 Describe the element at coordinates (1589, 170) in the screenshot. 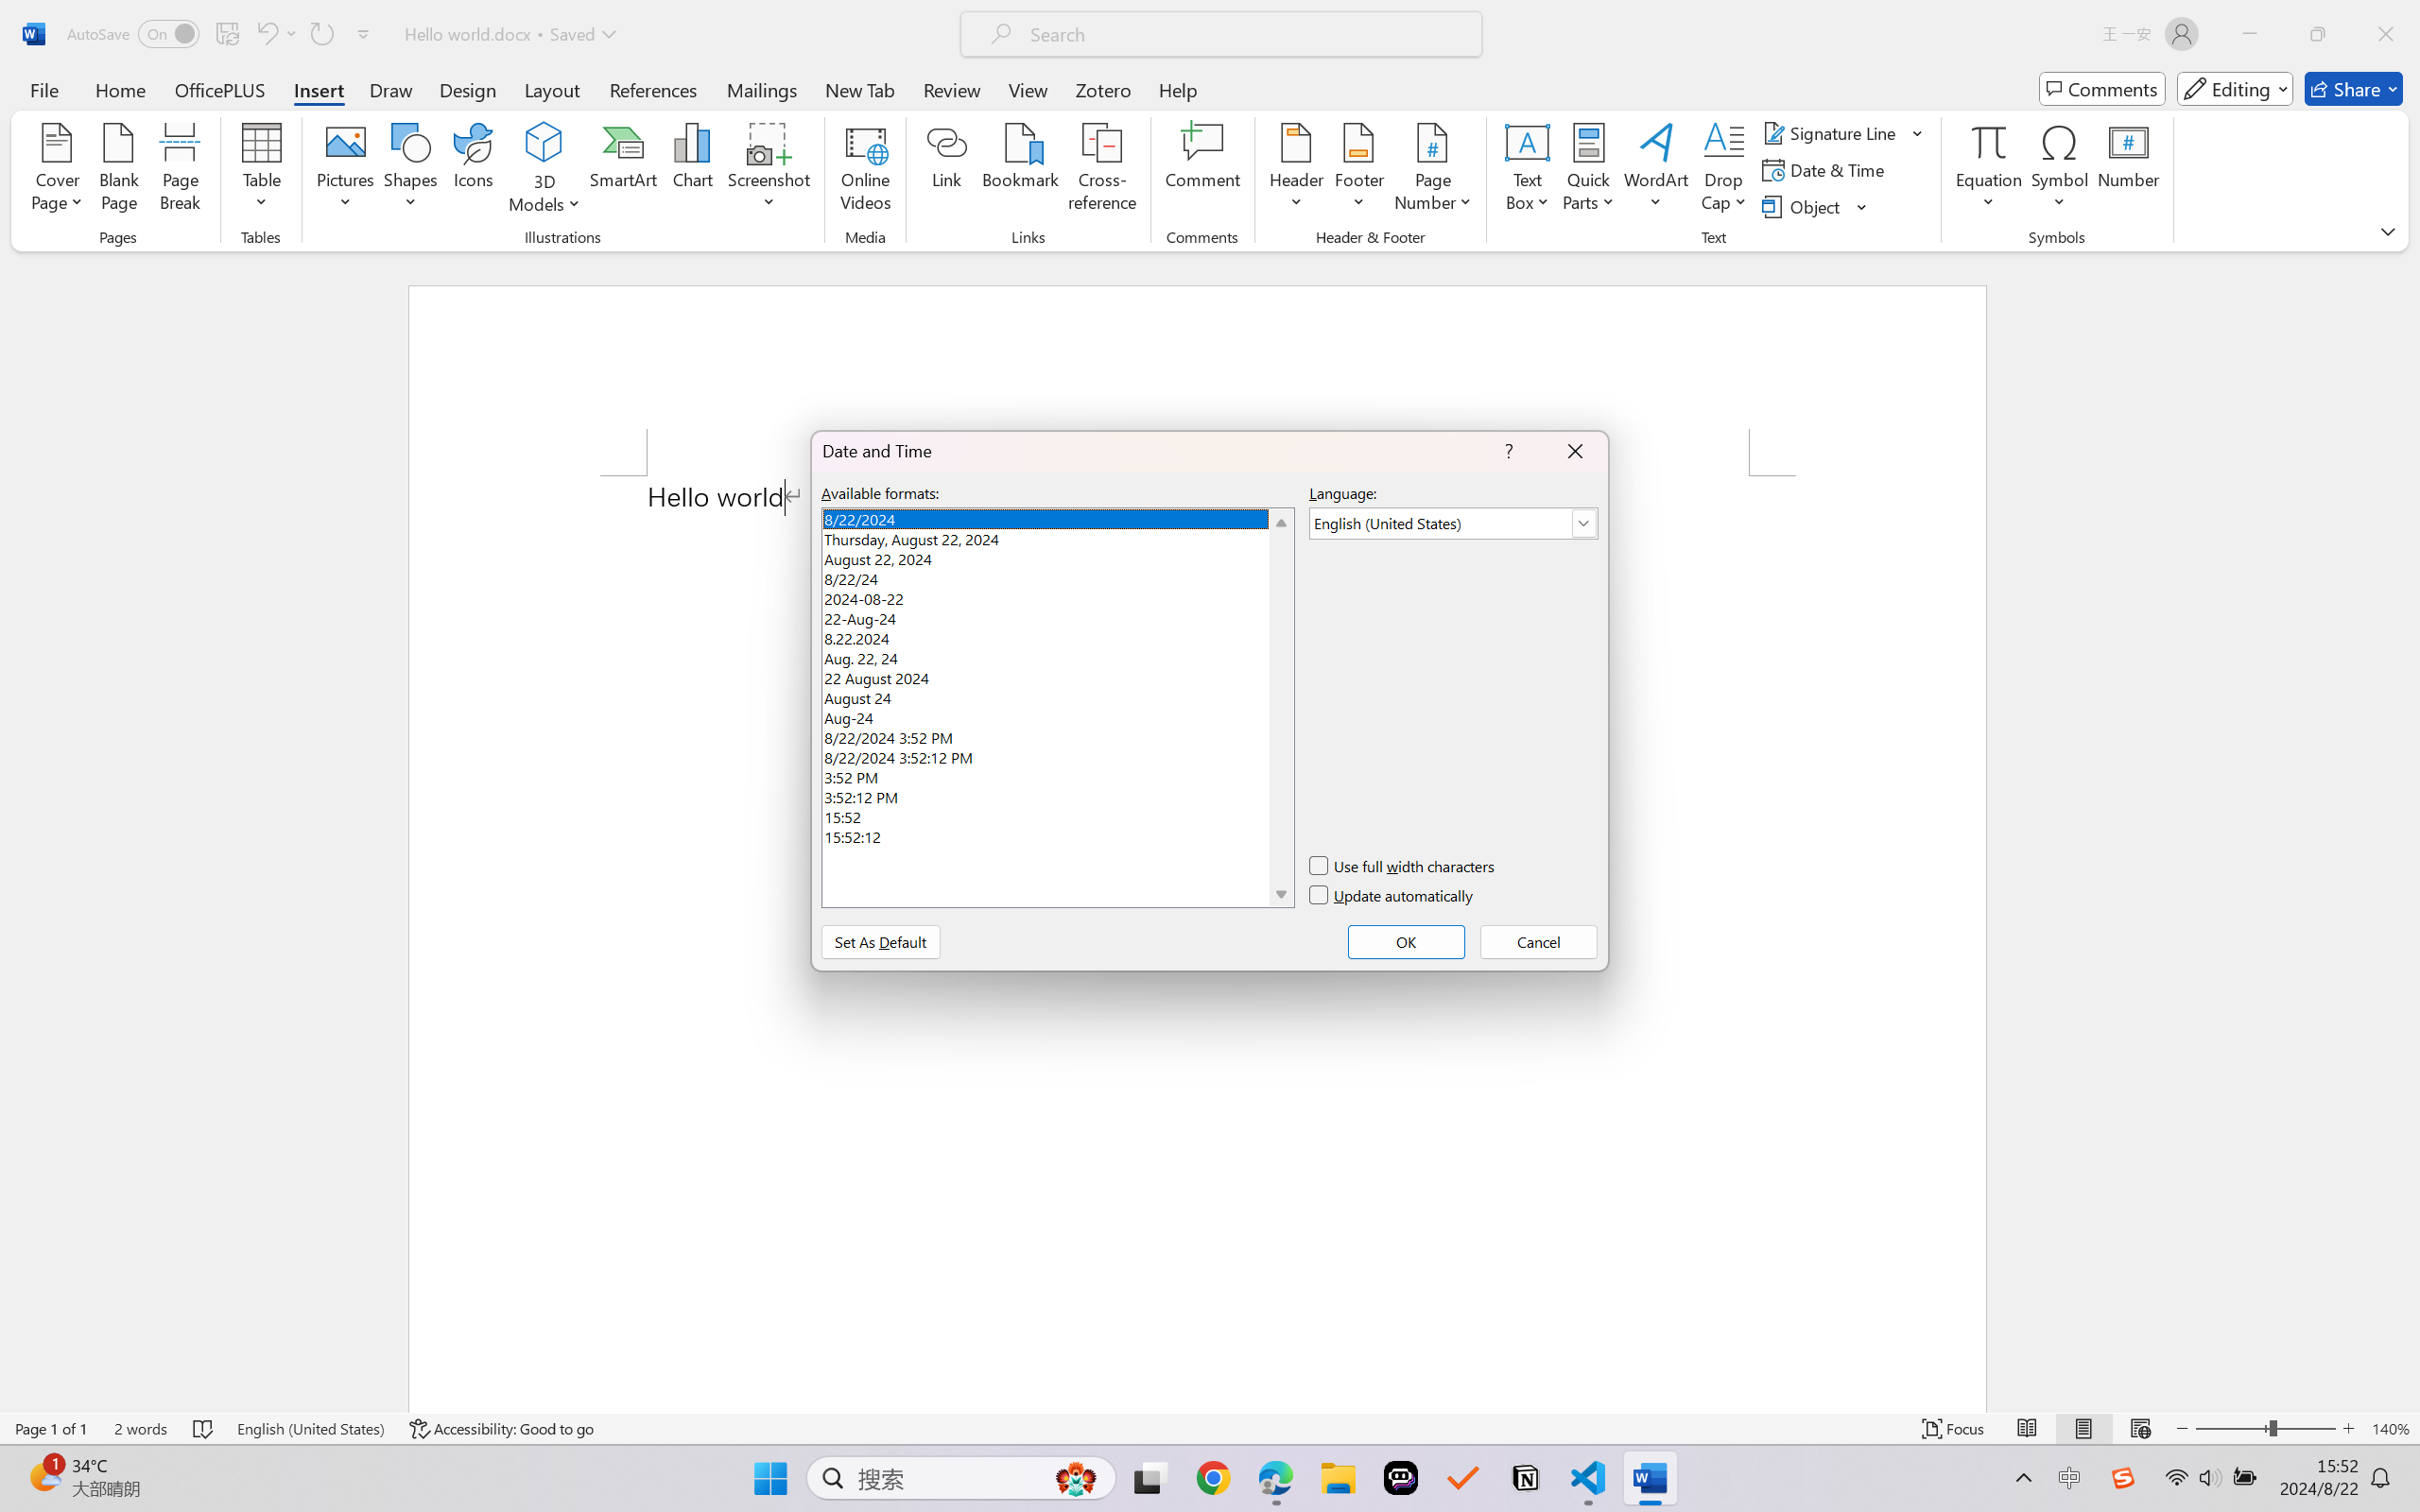

I see `'Quick Parts'` at that location.